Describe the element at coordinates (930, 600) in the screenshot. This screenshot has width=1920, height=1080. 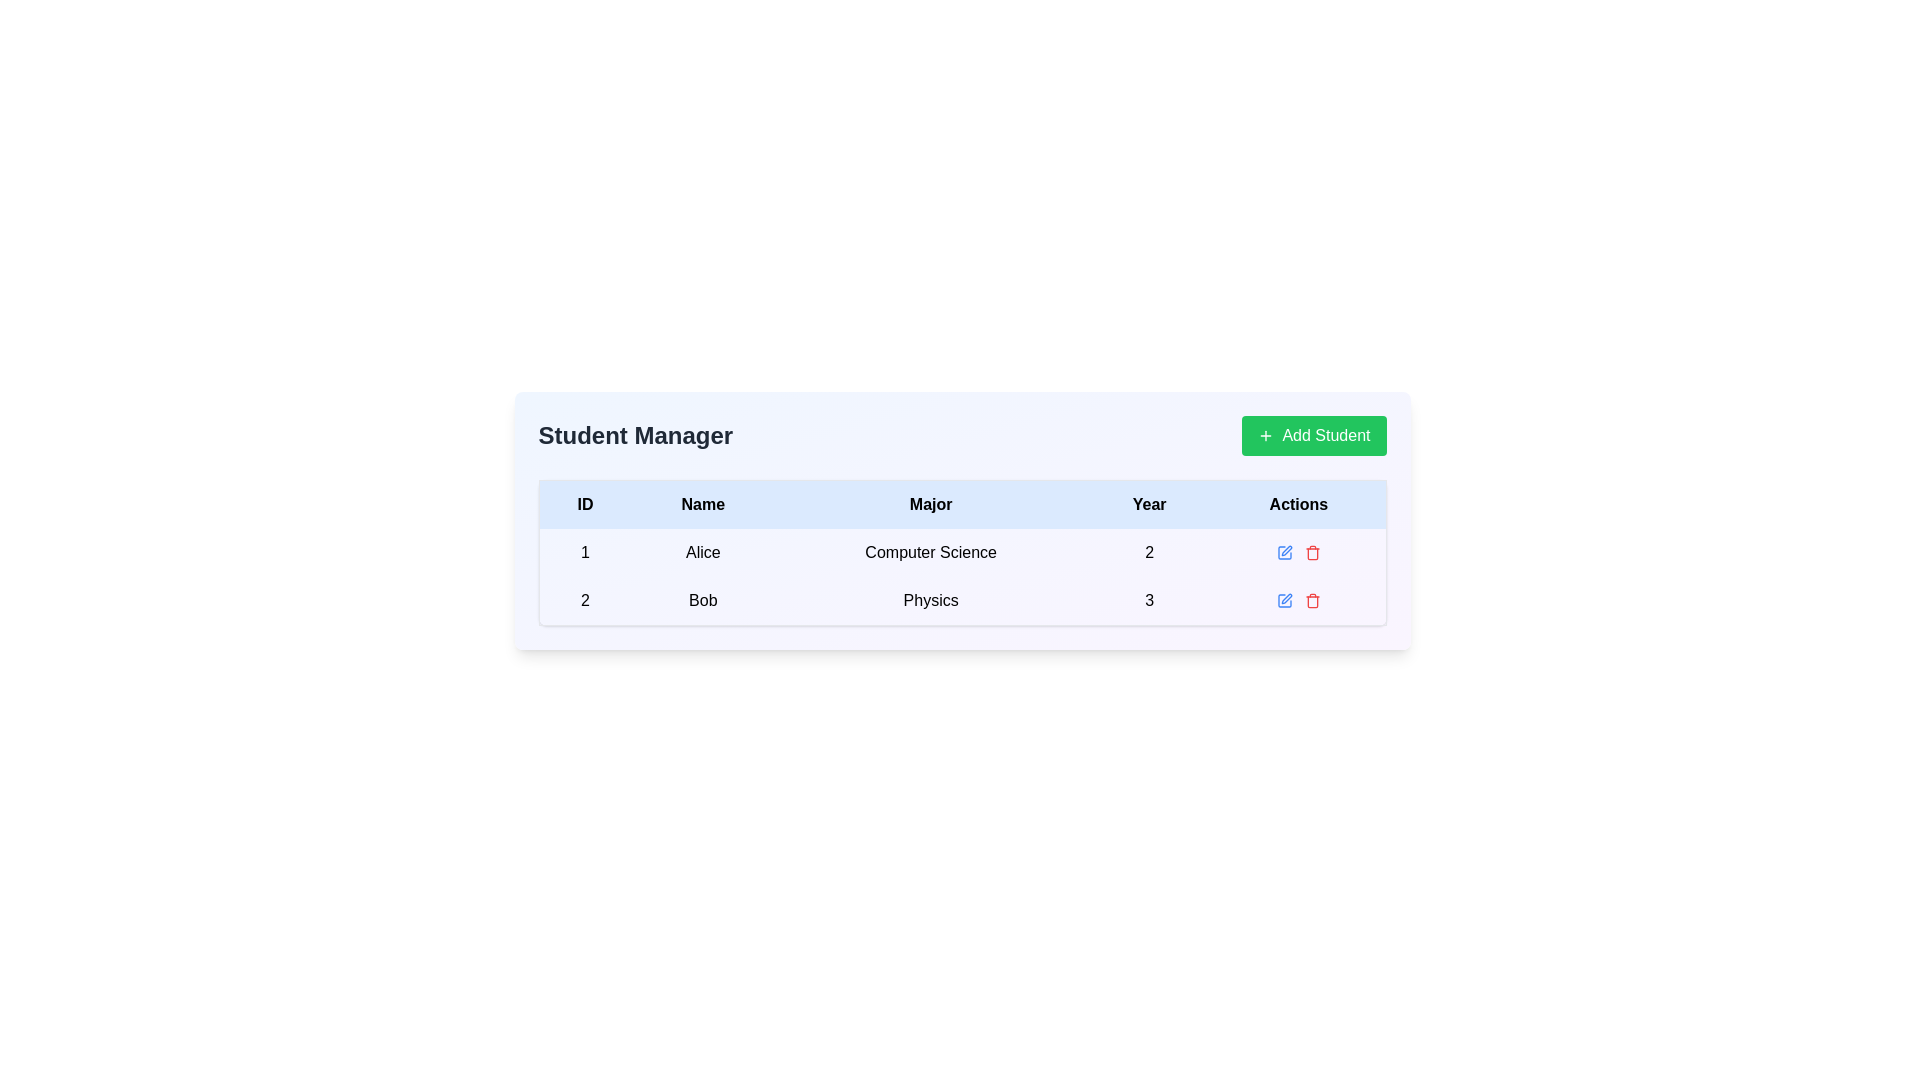
I see `the 'Physics' text label in the 'Major' column of the second row for student 'Bob', which is the third cell in this row` at that location.